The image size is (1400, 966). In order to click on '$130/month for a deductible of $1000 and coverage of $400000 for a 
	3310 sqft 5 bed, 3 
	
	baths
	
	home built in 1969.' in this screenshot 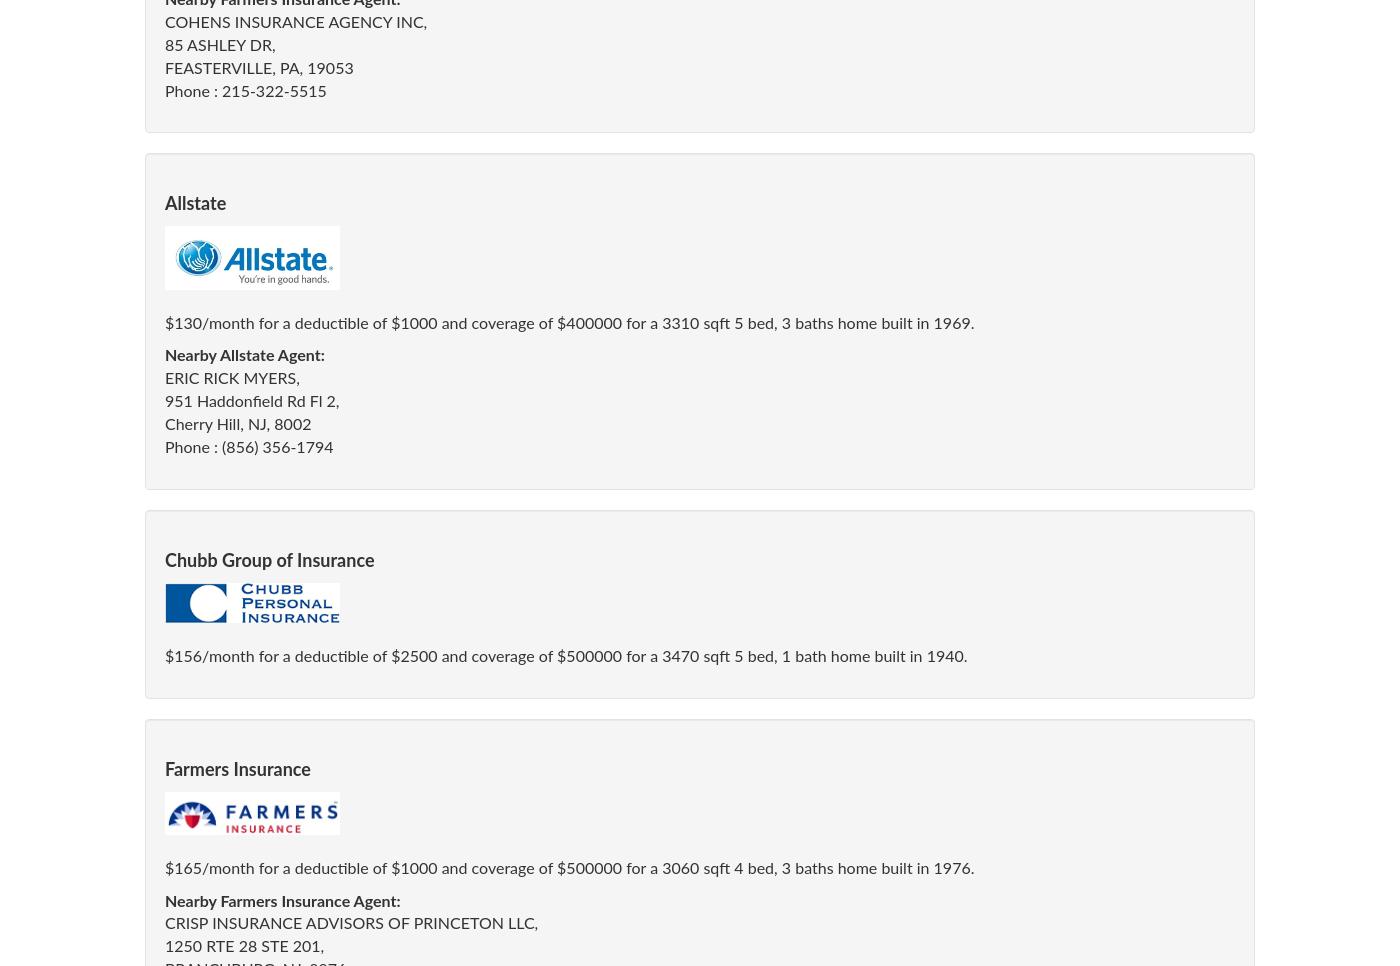, I will do `click(569, 323)`.